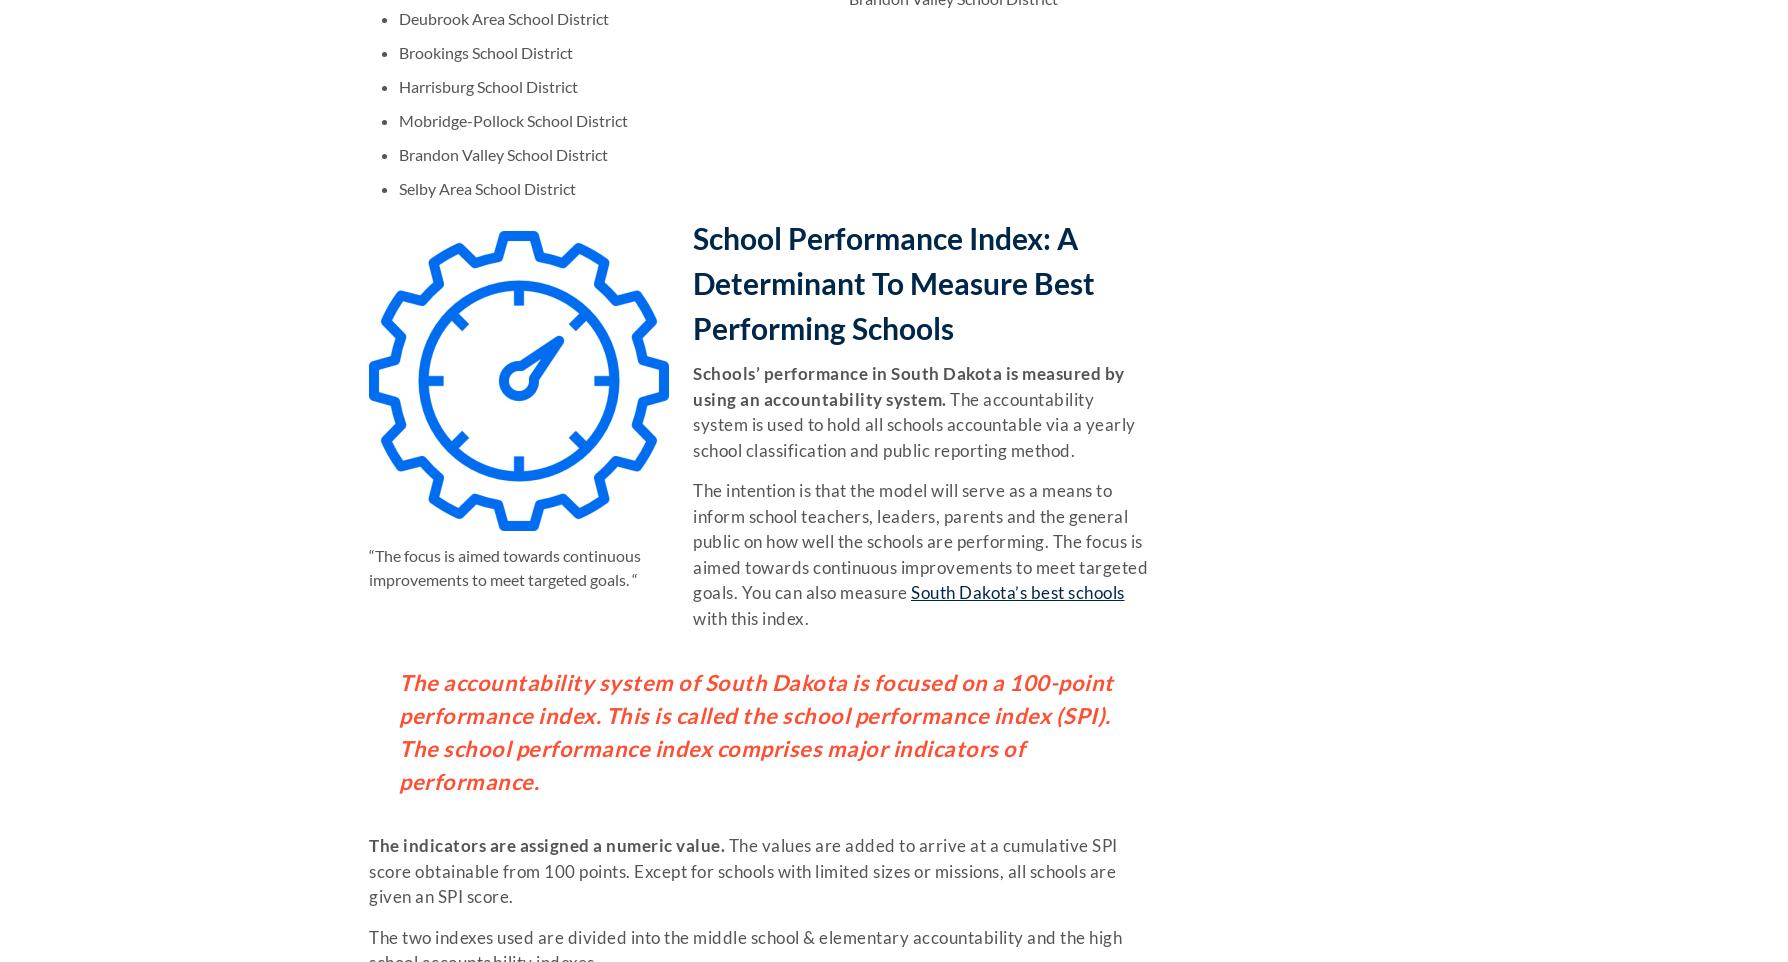 The image size is (1788, 962). I want to click on '“The focus is aimed towards continuous improvements to meet targeted goals. “', so click(504, 567).